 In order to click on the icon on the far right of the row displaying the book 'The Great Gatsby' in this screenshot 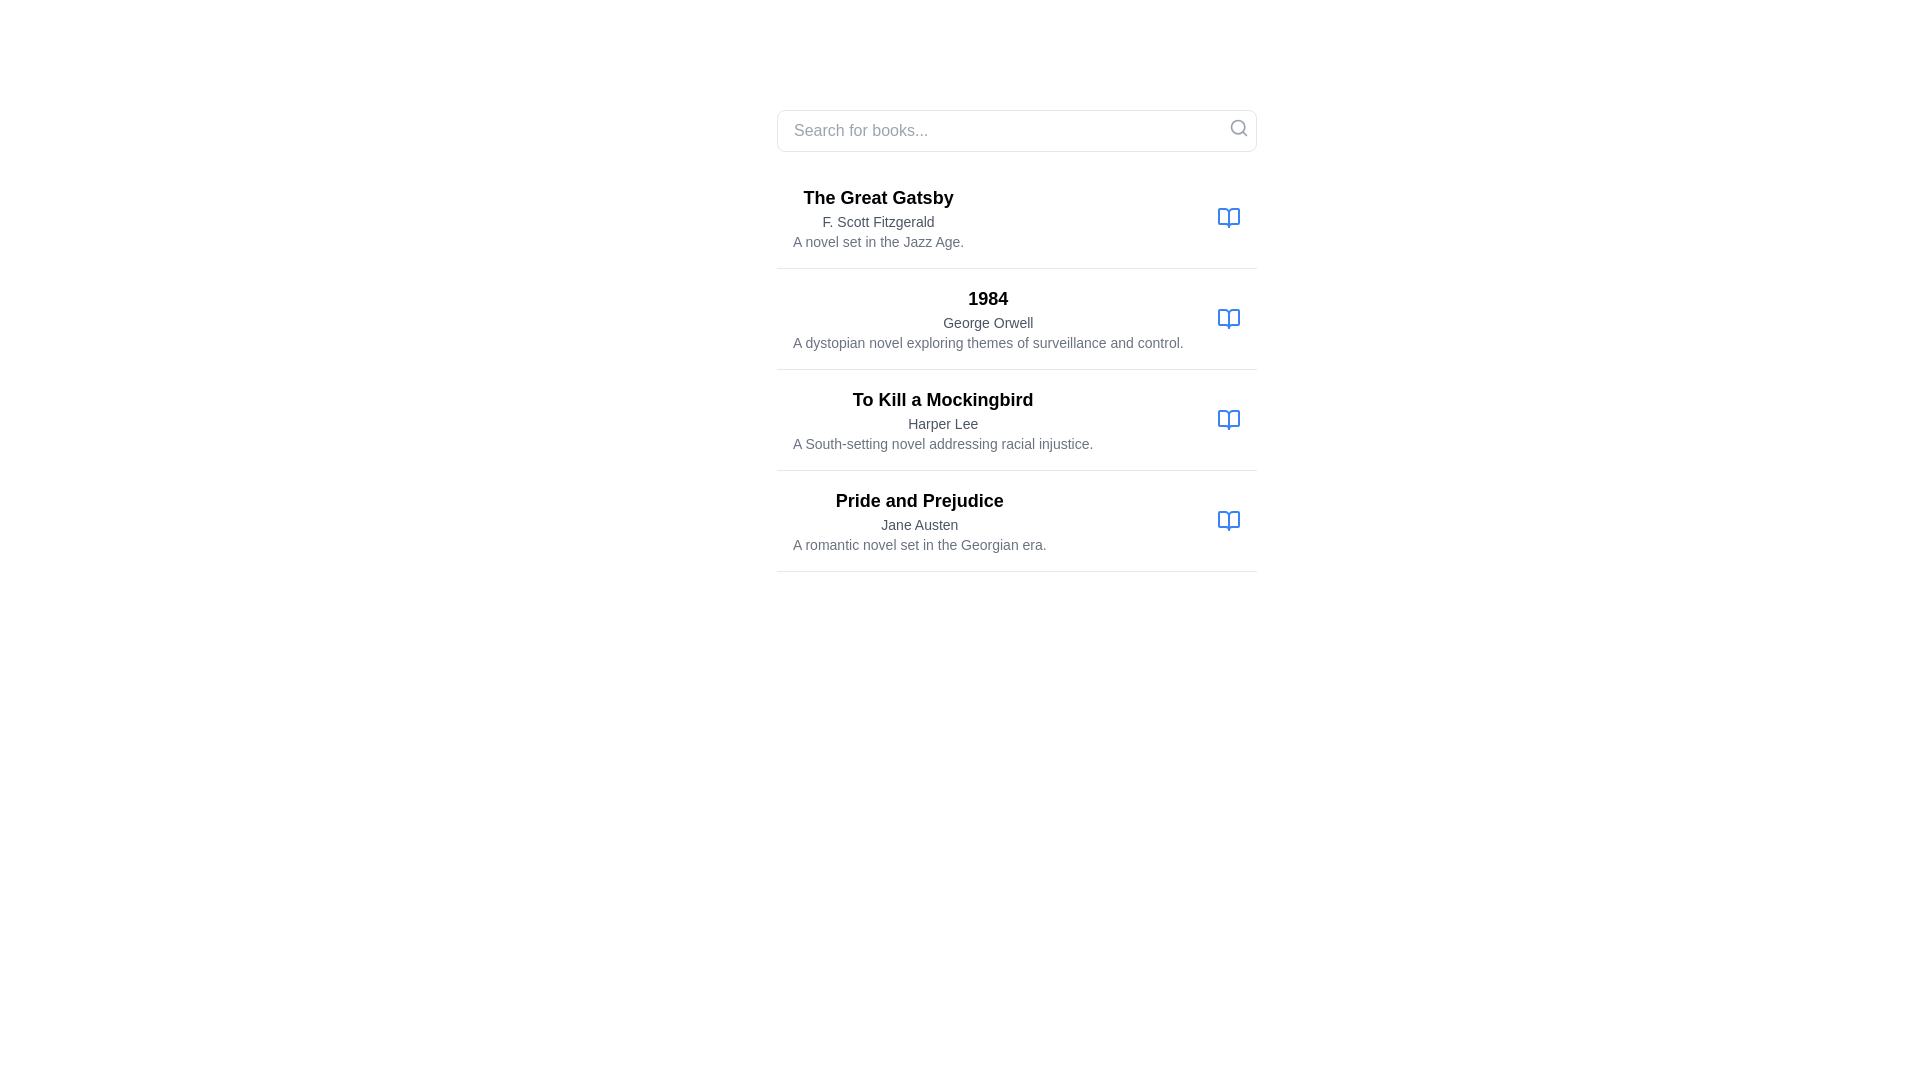, I will do `click(1227, 218)`.